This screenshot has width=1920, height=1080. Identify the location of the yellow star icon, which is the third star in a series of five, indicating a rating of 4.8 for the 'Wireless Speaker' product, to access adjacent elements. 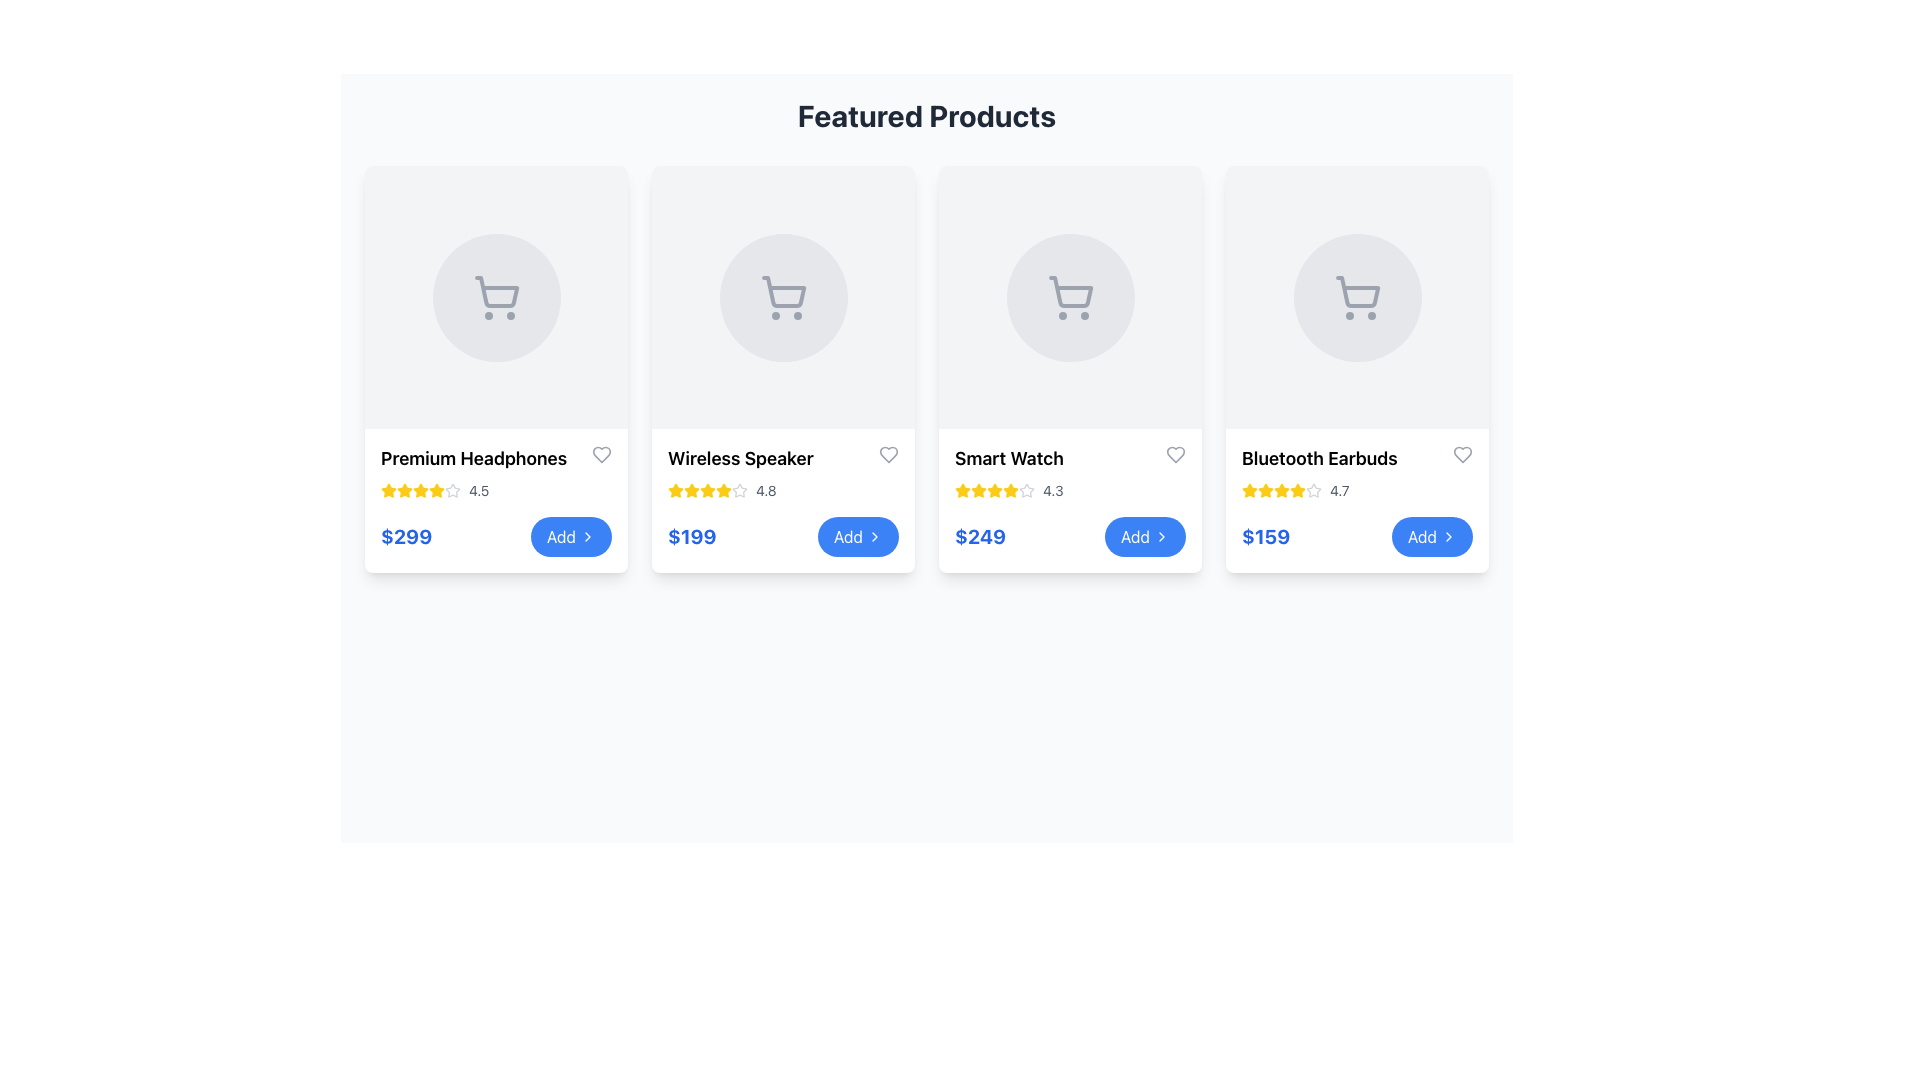
(691, 490).